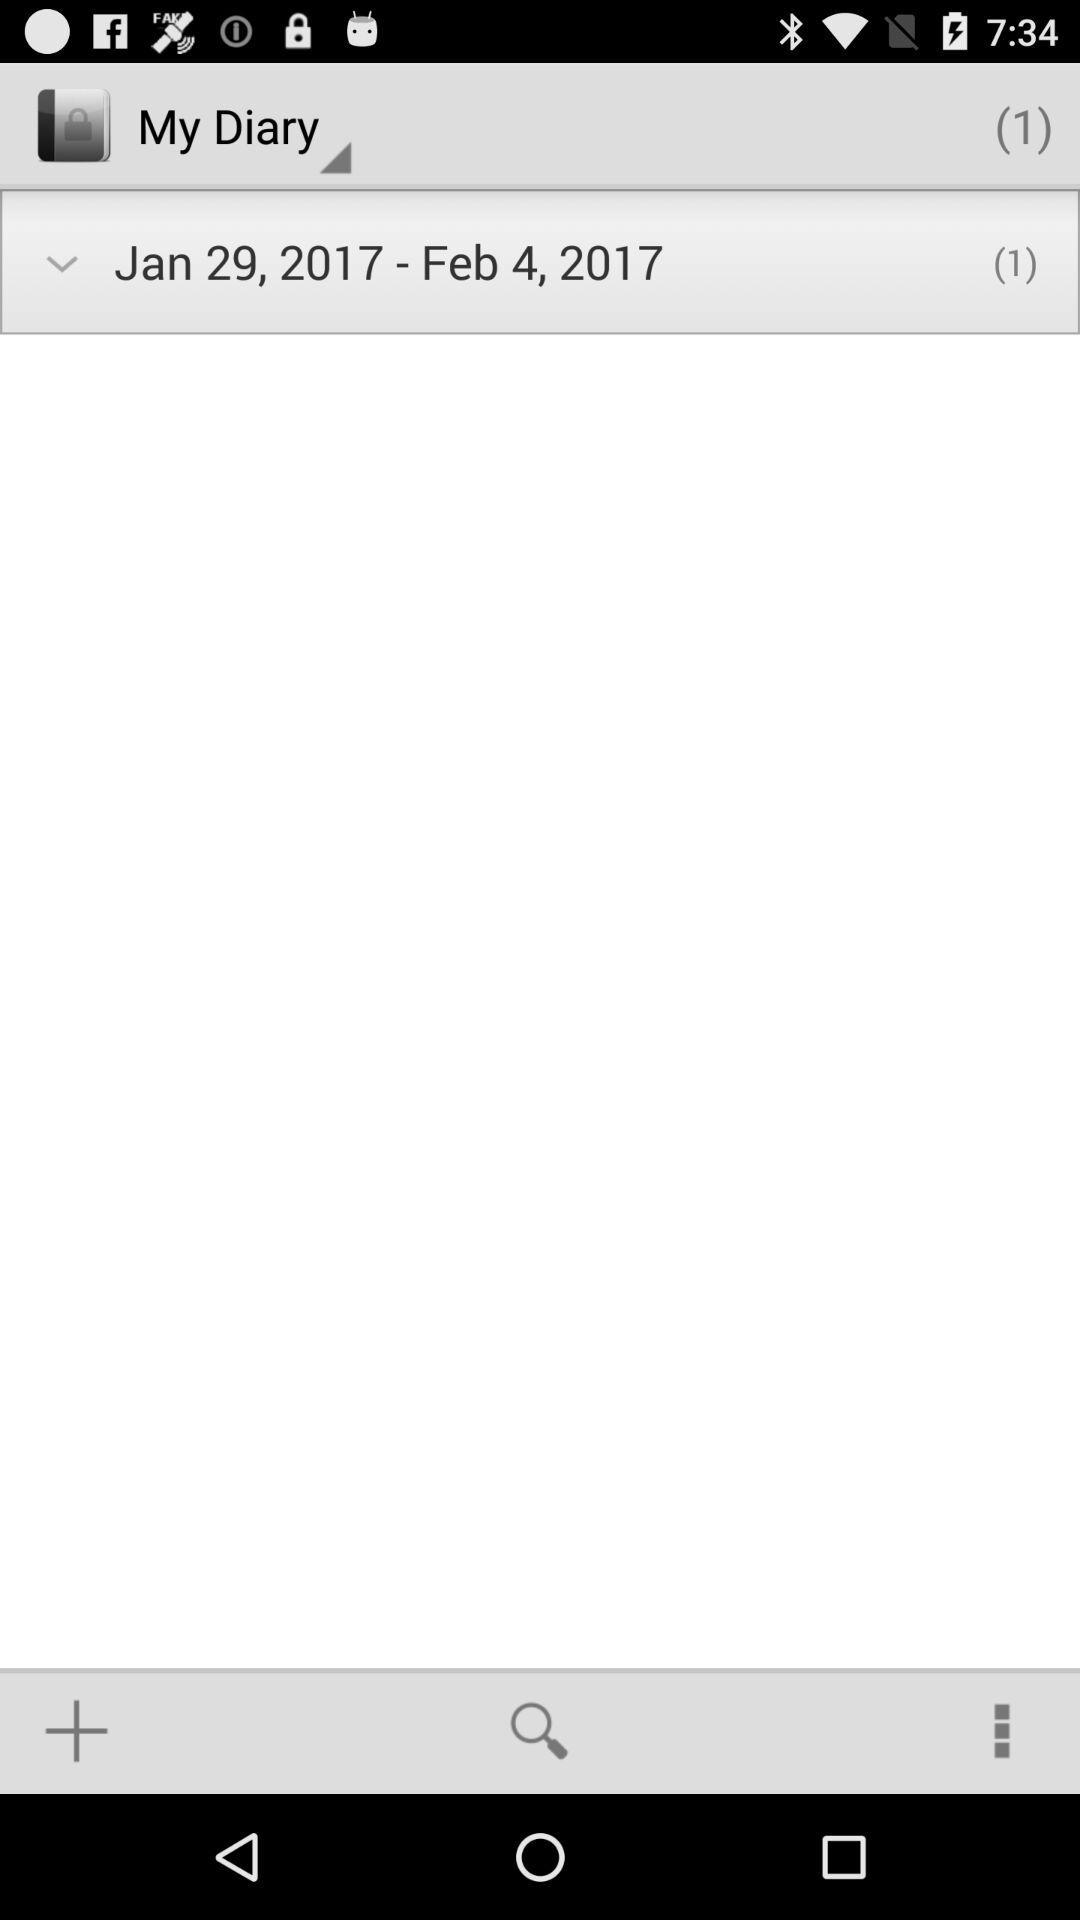 The width and height of the screenshot is (1080, 1920). What do you see at coordinates (538, 1730) in the screenshot?
I see `the item below jan 29 2017` at bounding box center [538, 1730].